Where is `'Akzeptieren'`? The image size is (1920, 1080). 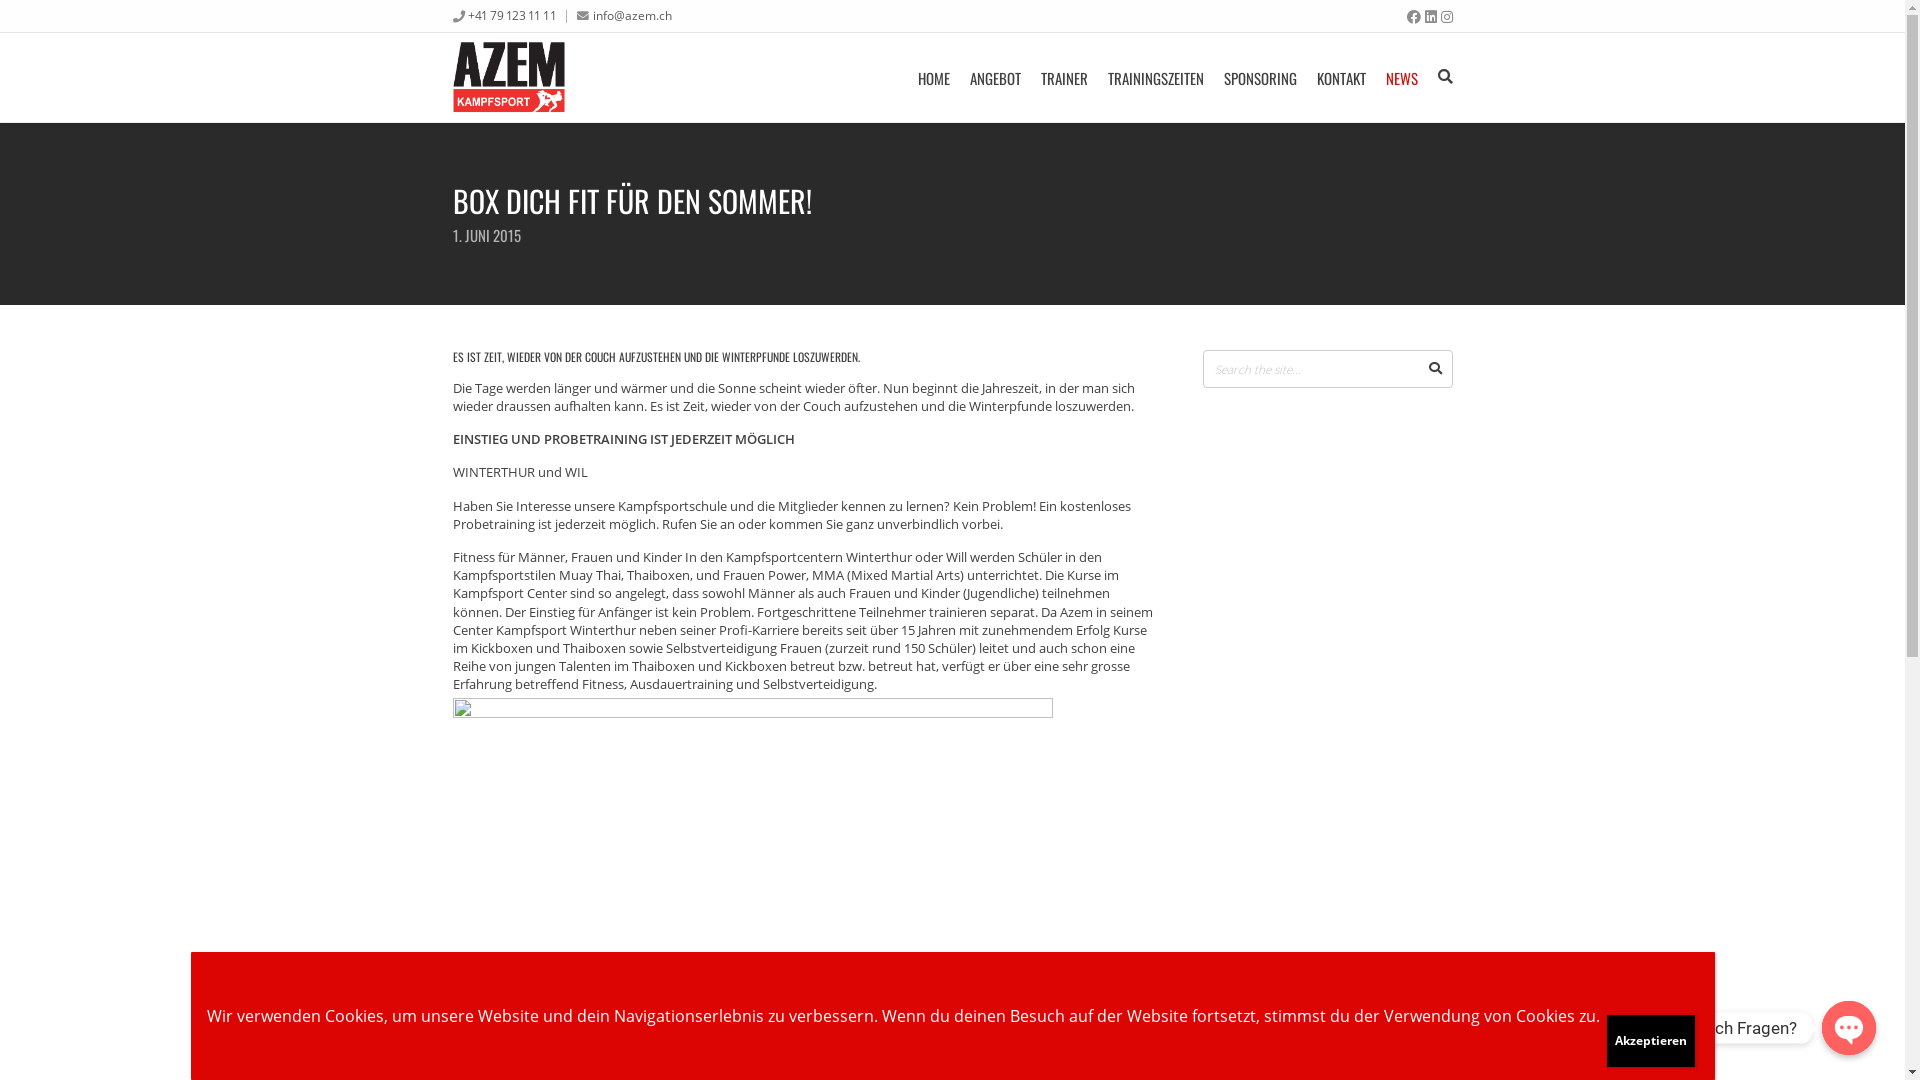
'Akzeptieren' is located at coordinates (1606, 1040).